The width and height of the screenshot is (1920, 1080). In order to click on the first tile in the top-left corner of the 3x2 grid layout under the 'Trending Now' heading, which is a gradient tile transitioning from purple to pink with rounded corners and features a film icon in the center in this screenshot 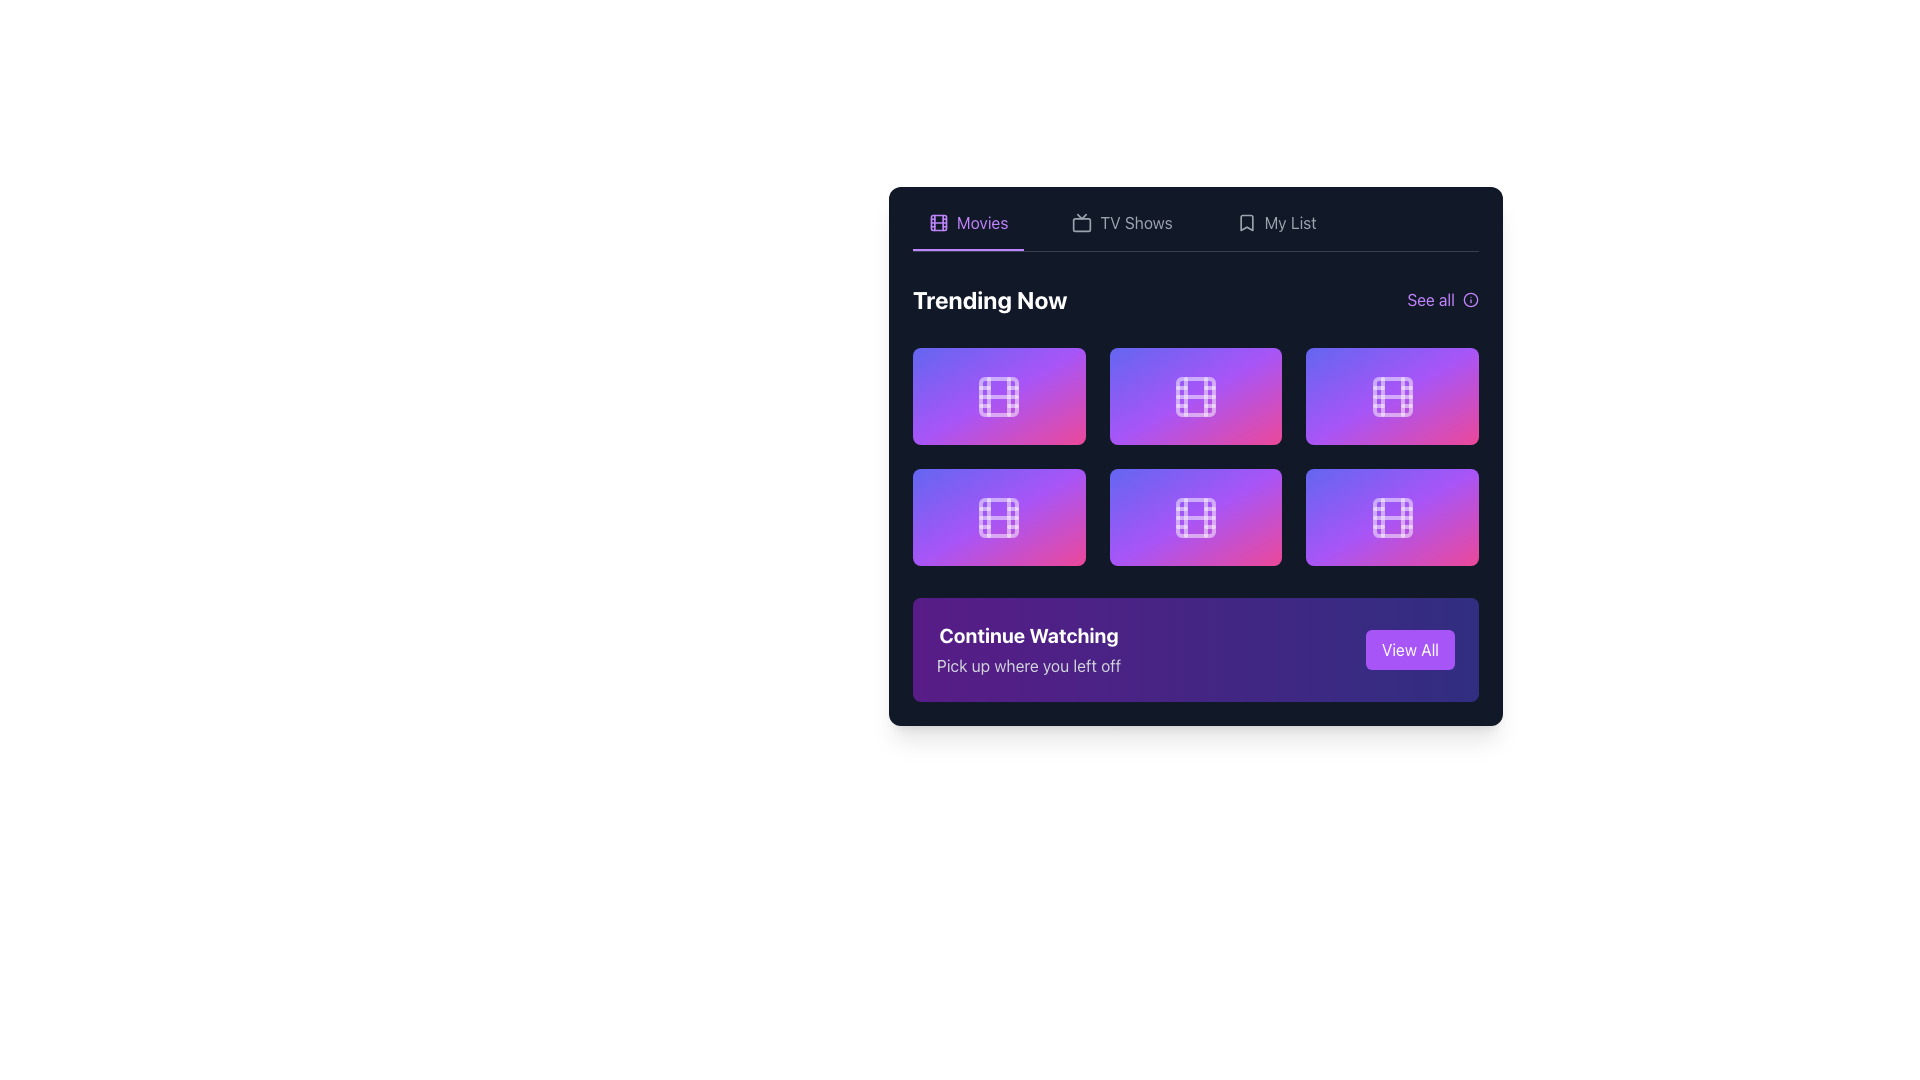, I will do `click(999, 396)`.